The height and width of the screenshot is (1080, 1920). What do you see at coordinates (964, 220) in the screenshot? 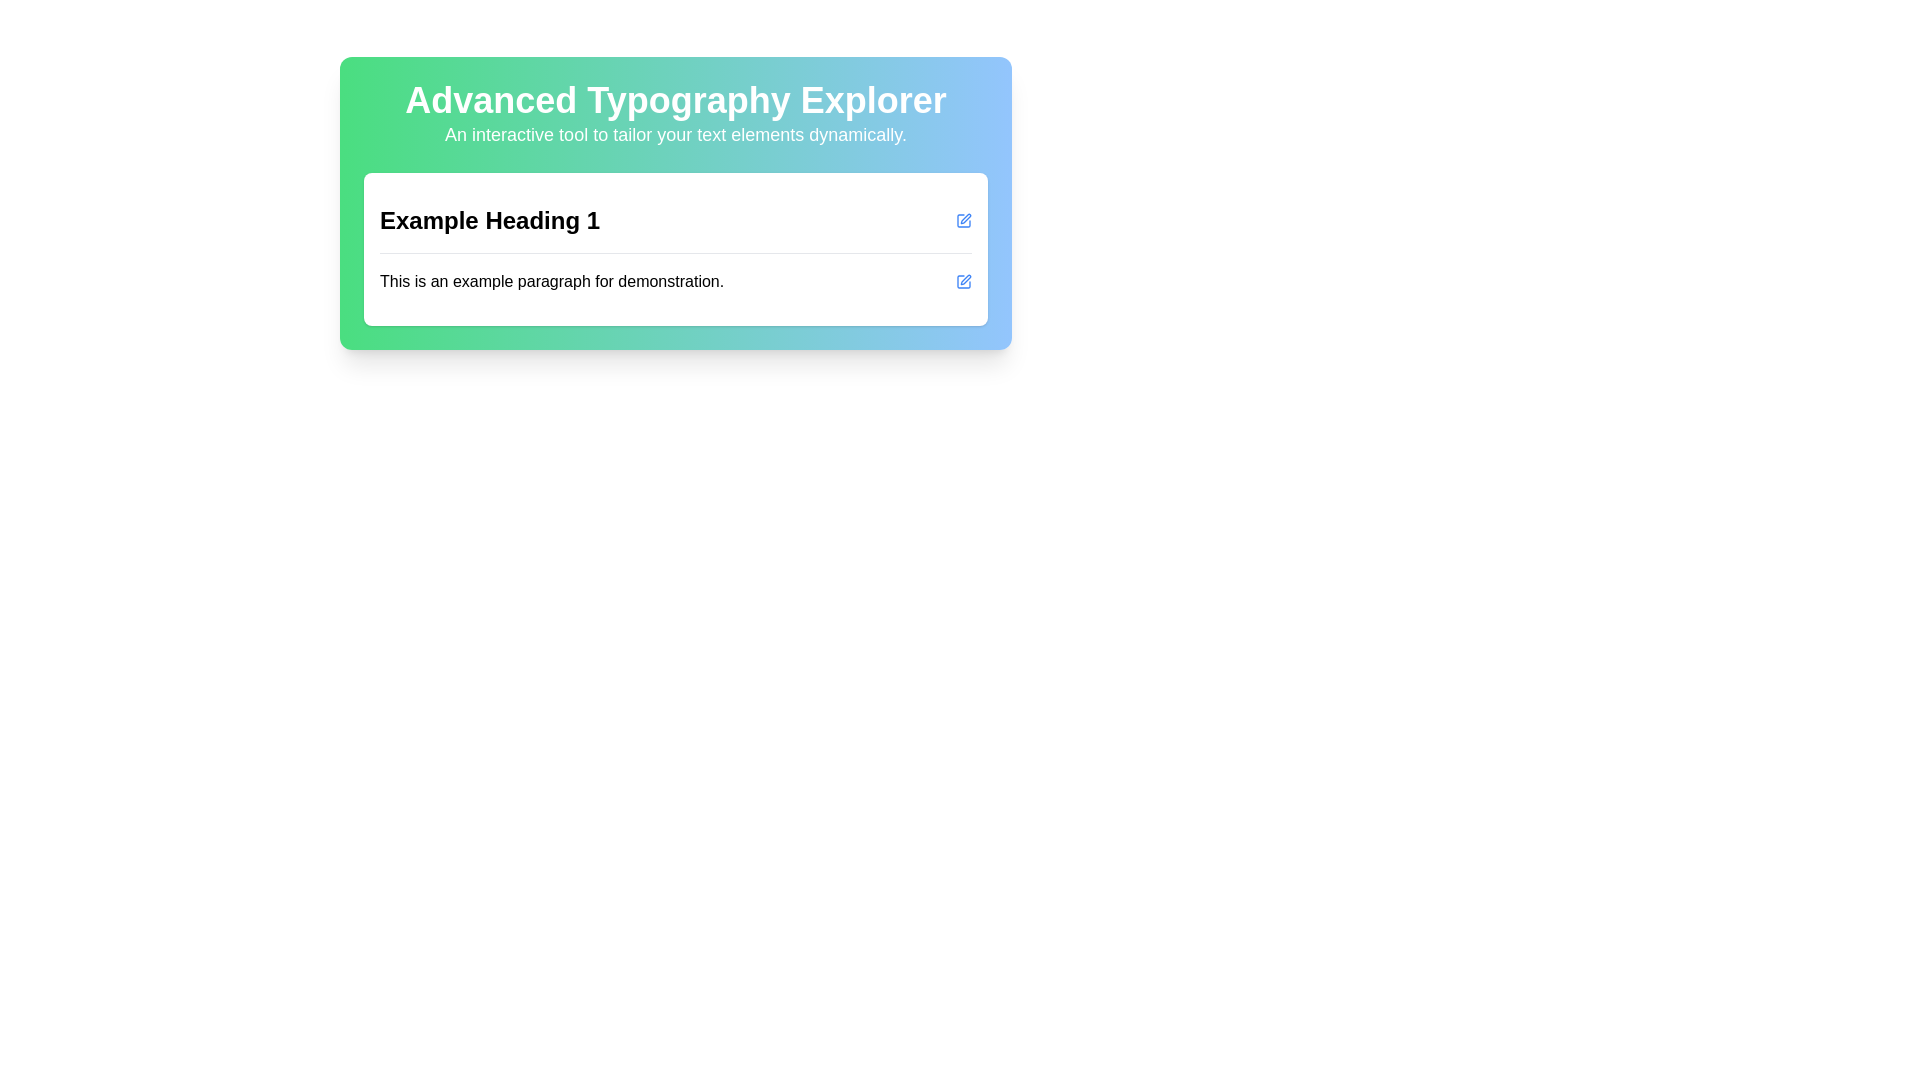
I see `the edit icon button located at the top-right corner of the section containing the heading 'Example Heading 1'` at bounding box center [964, 220].